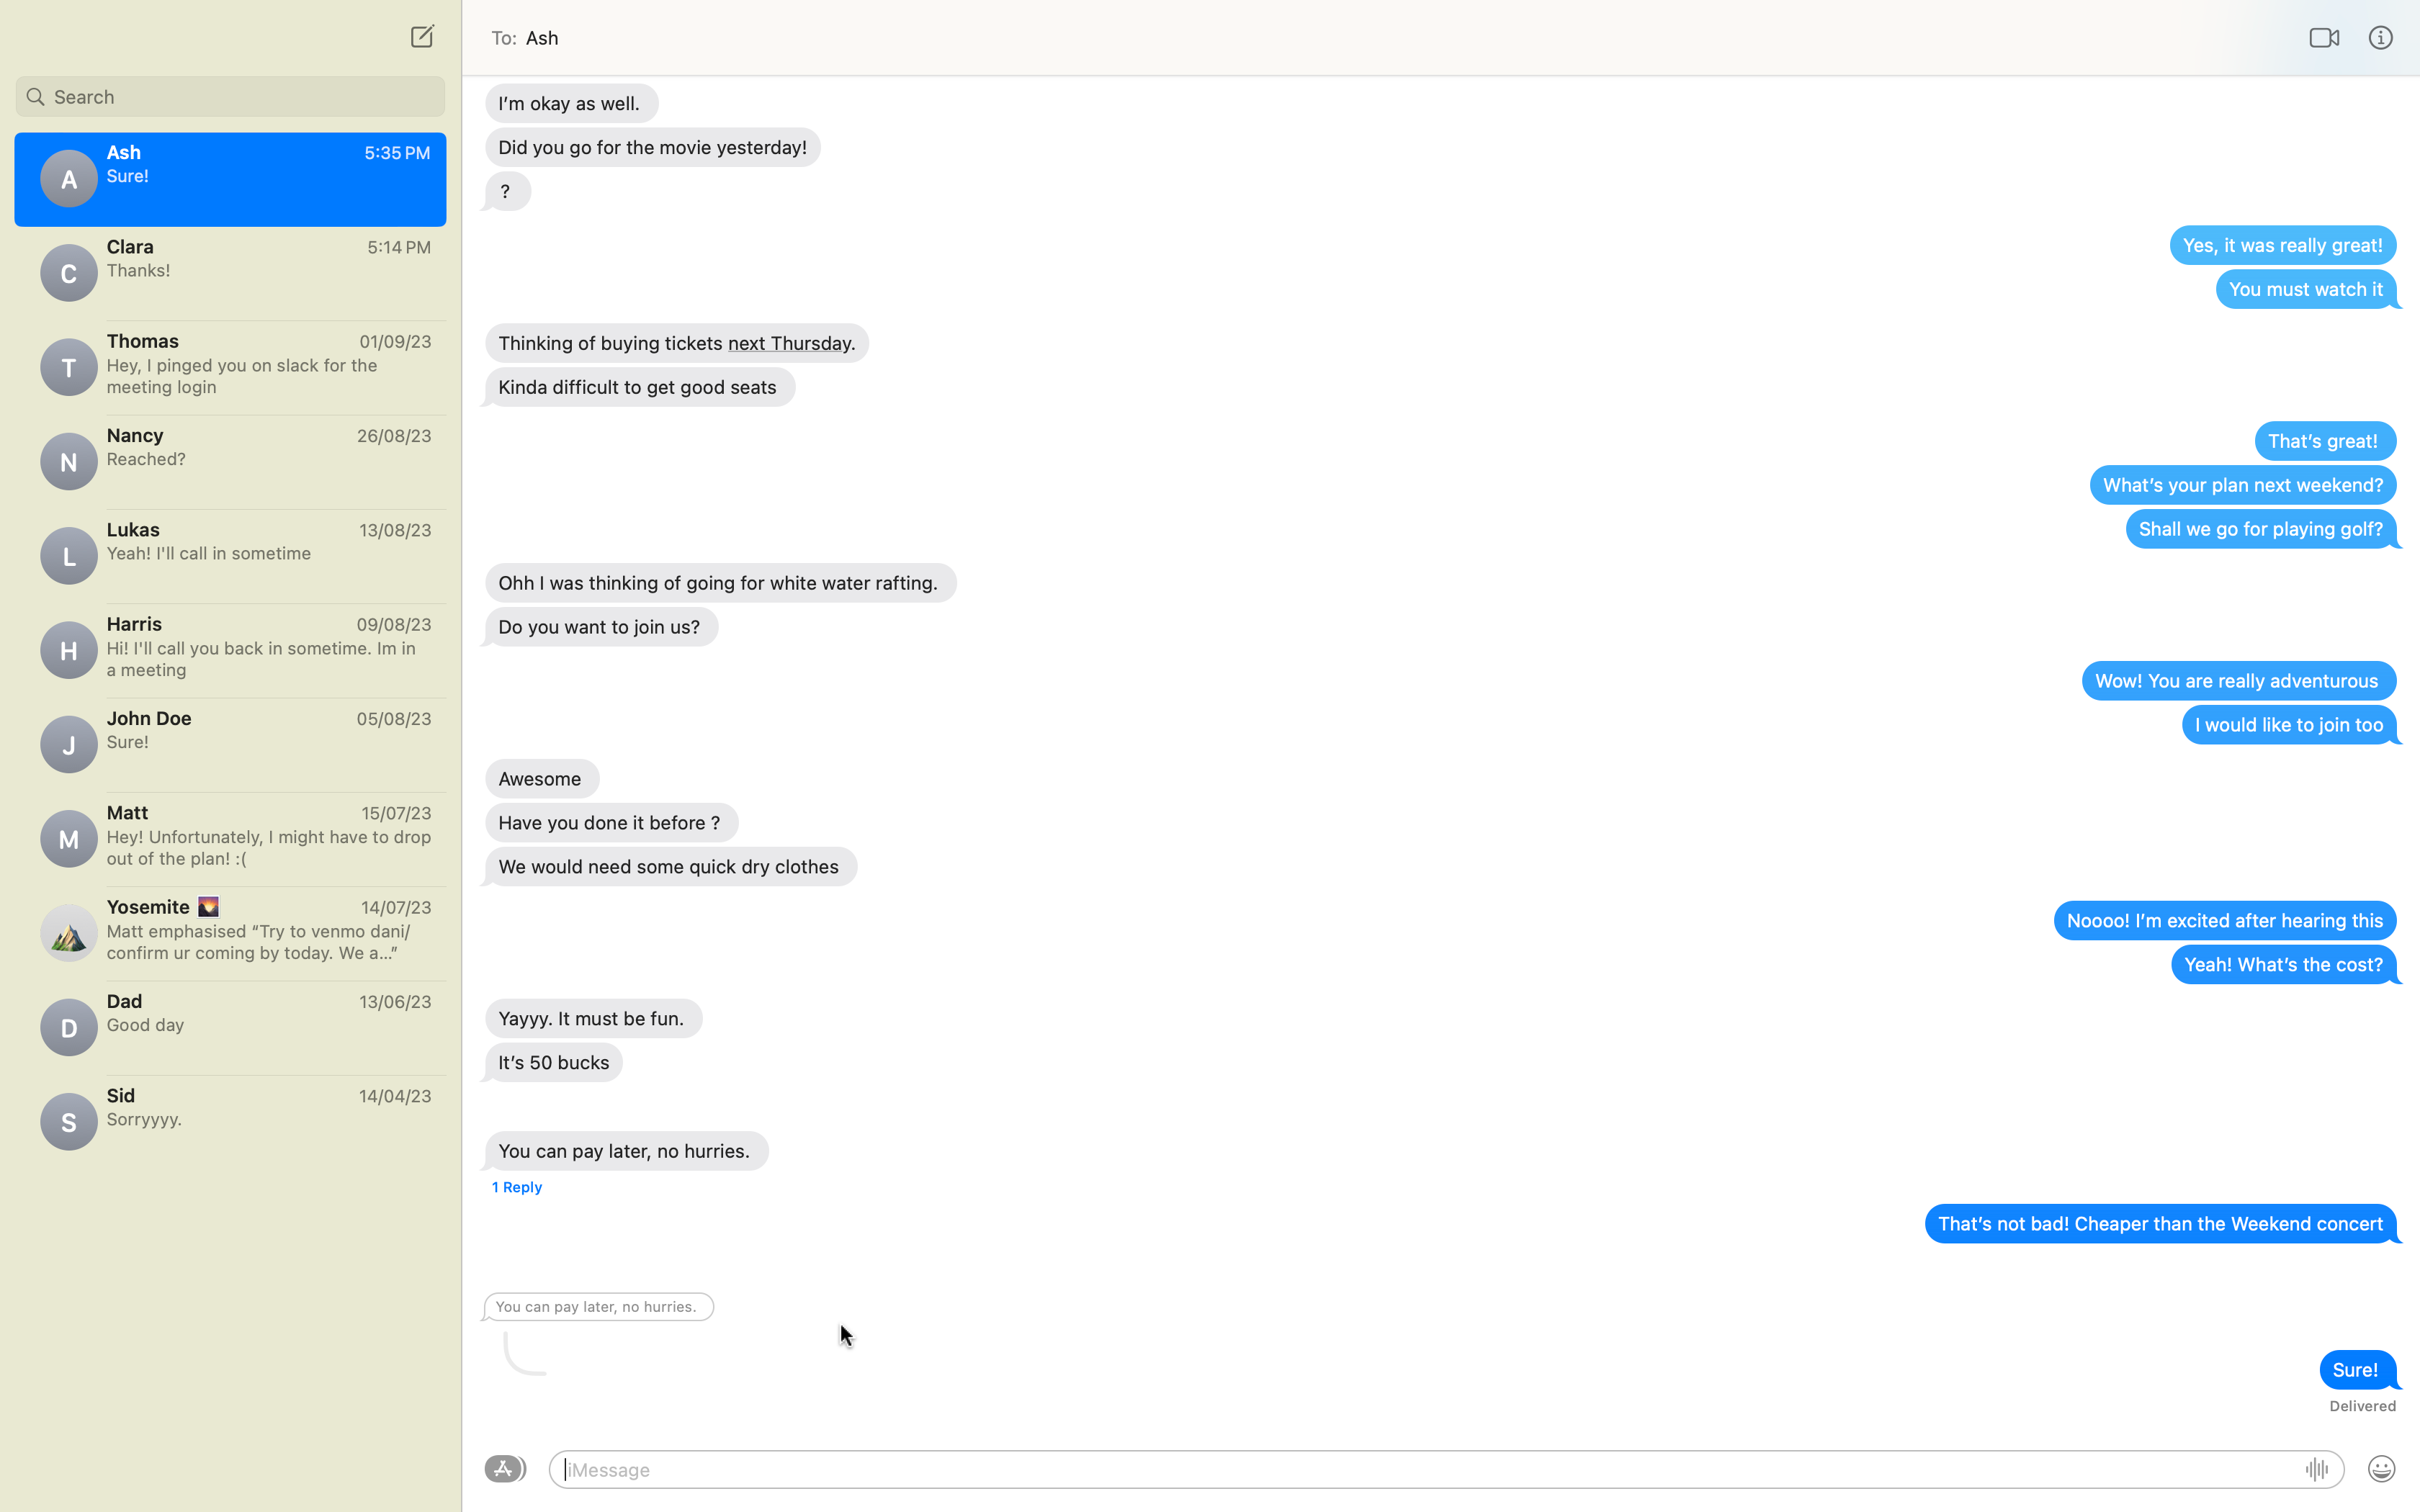 Image resolution: width=2420 pixels, height=1512 pixels. Describe the element at coordinates (2380, 1470) in the screenshot. I see `Activate emoji by clicking` at that location.